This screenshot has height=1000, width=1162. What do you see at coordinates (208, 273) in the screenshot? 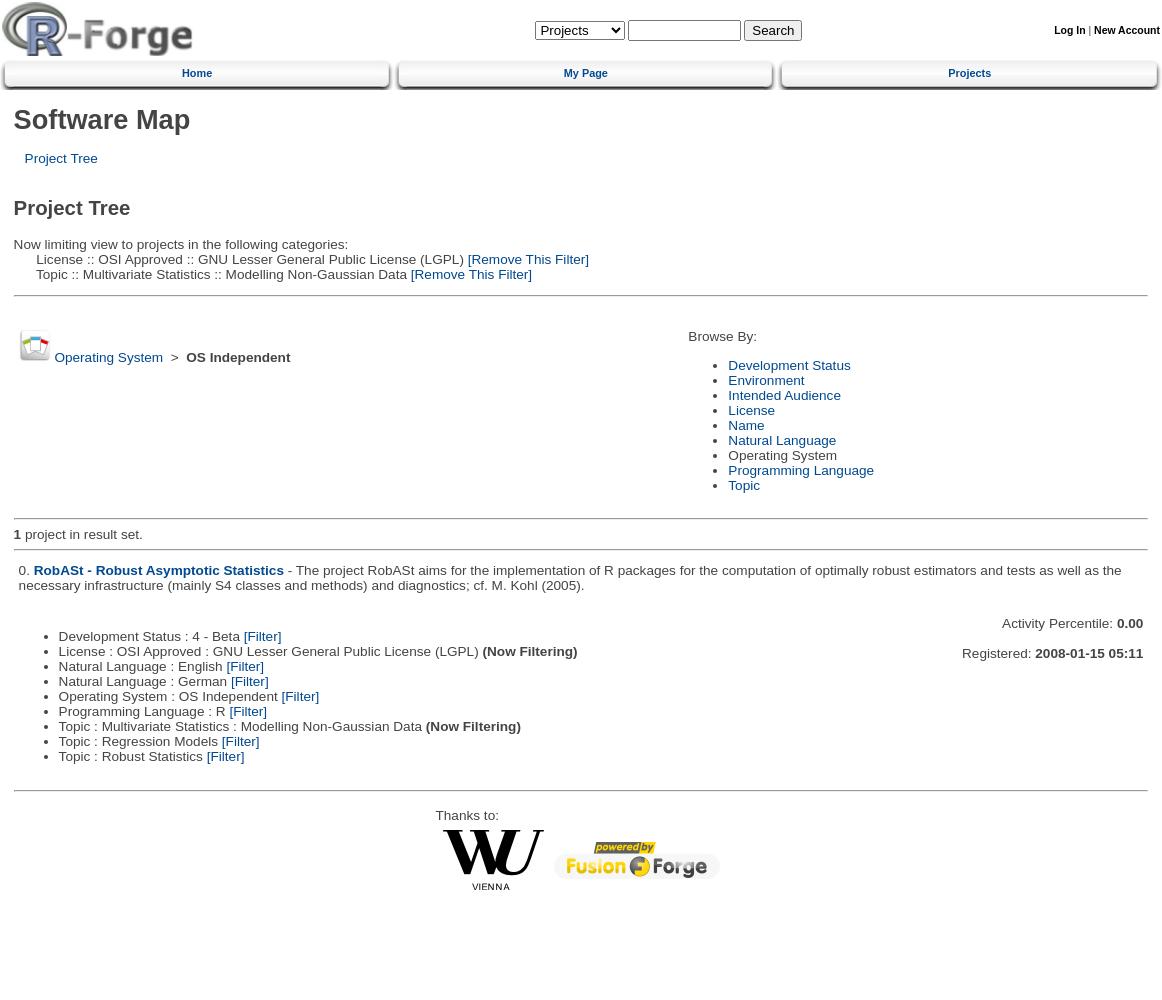
I see `'Topic :: Multivariate Statistics :: Modelling Non-Gaussian Data'` at bounding box center [208, 273].